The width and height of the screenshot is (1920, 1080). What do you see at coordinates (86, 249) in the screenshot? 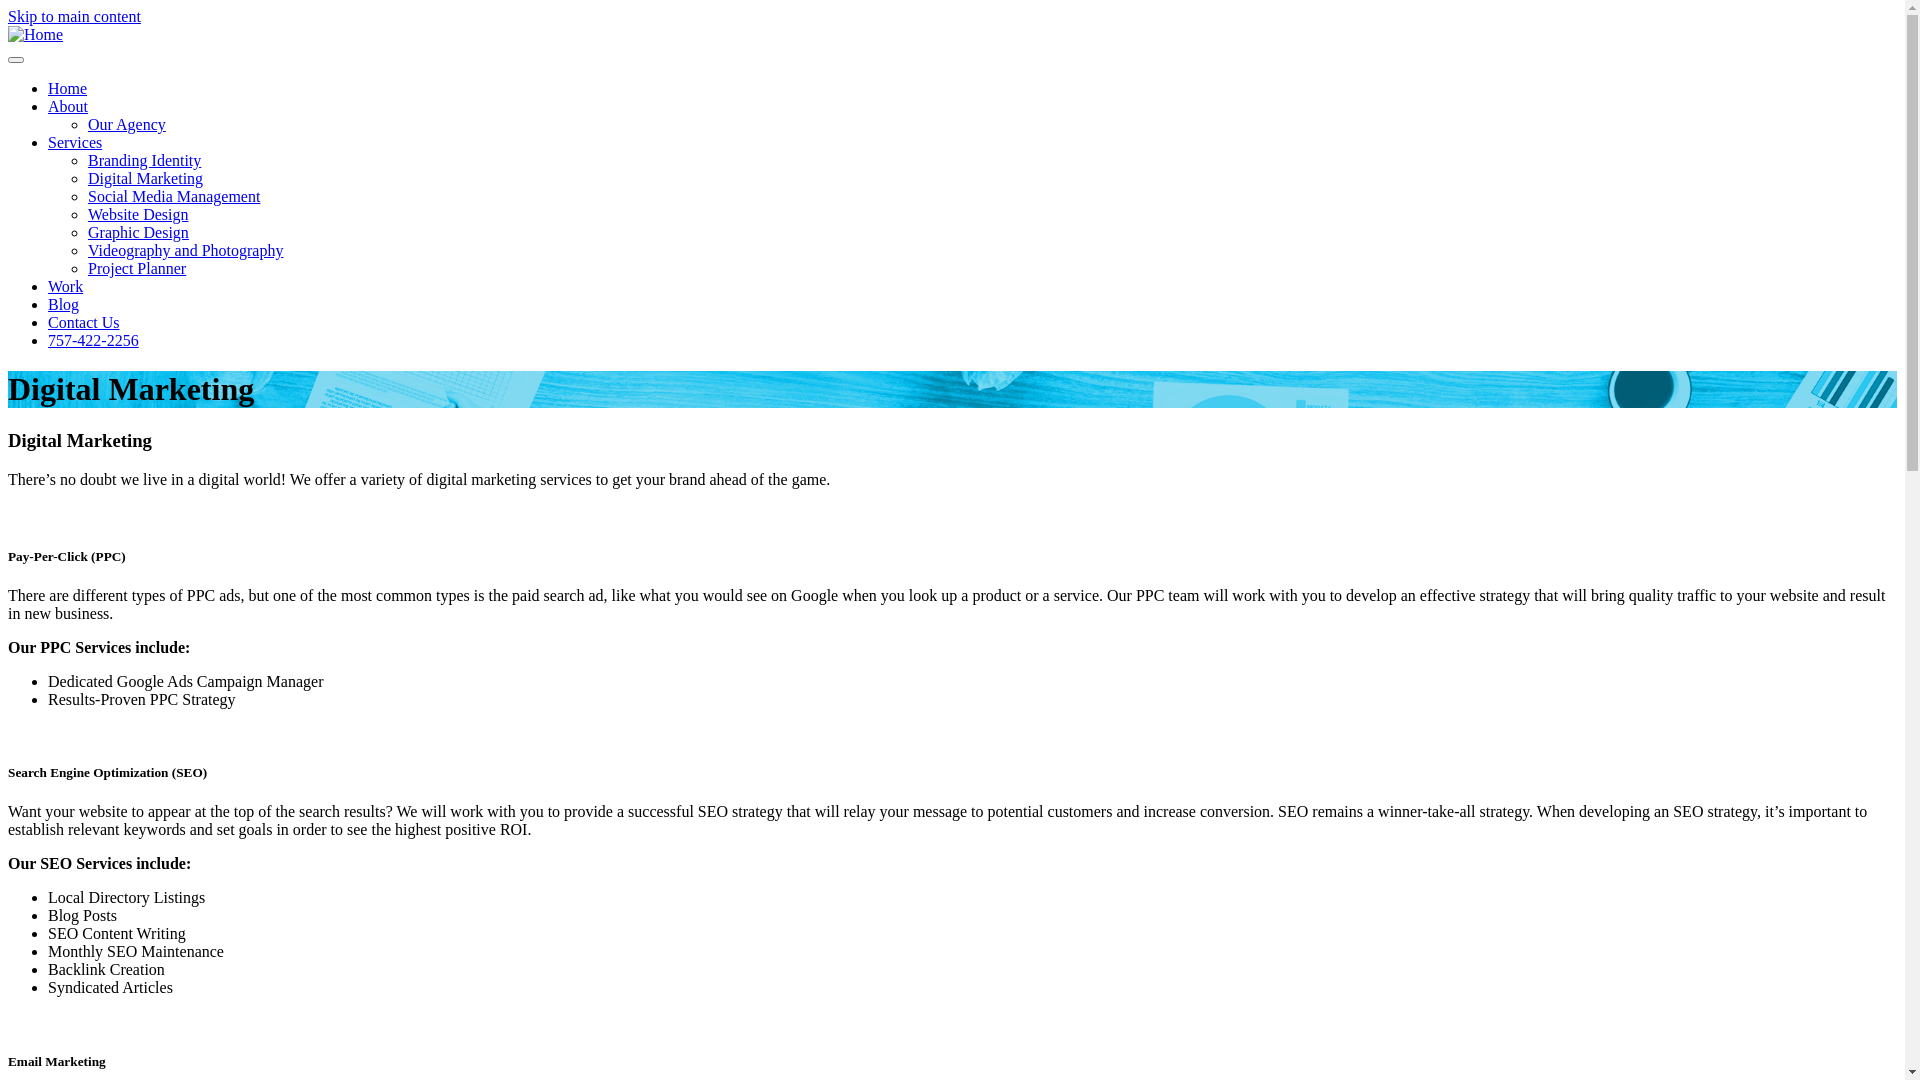
I see `'Videography and Photography'` at bounding box center [86, 249].